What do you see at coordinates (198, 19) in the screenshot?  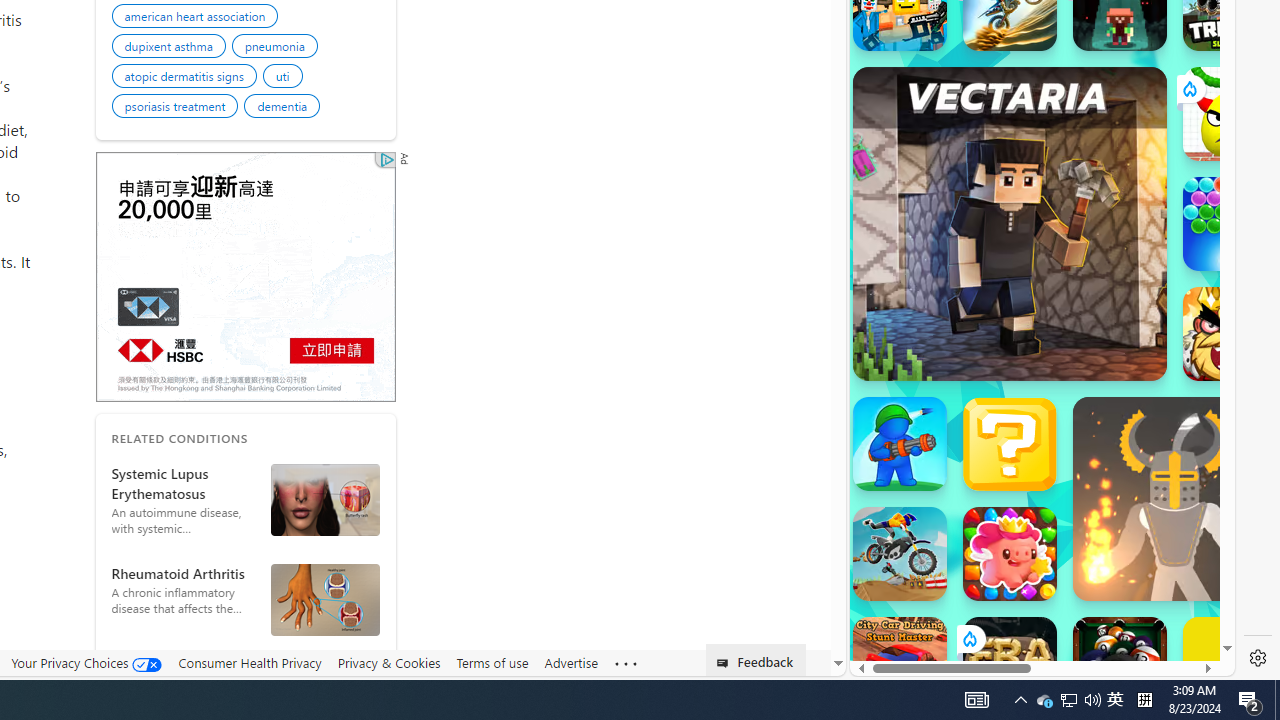 I see `'american heart association'` at bounding box center [198, 19].